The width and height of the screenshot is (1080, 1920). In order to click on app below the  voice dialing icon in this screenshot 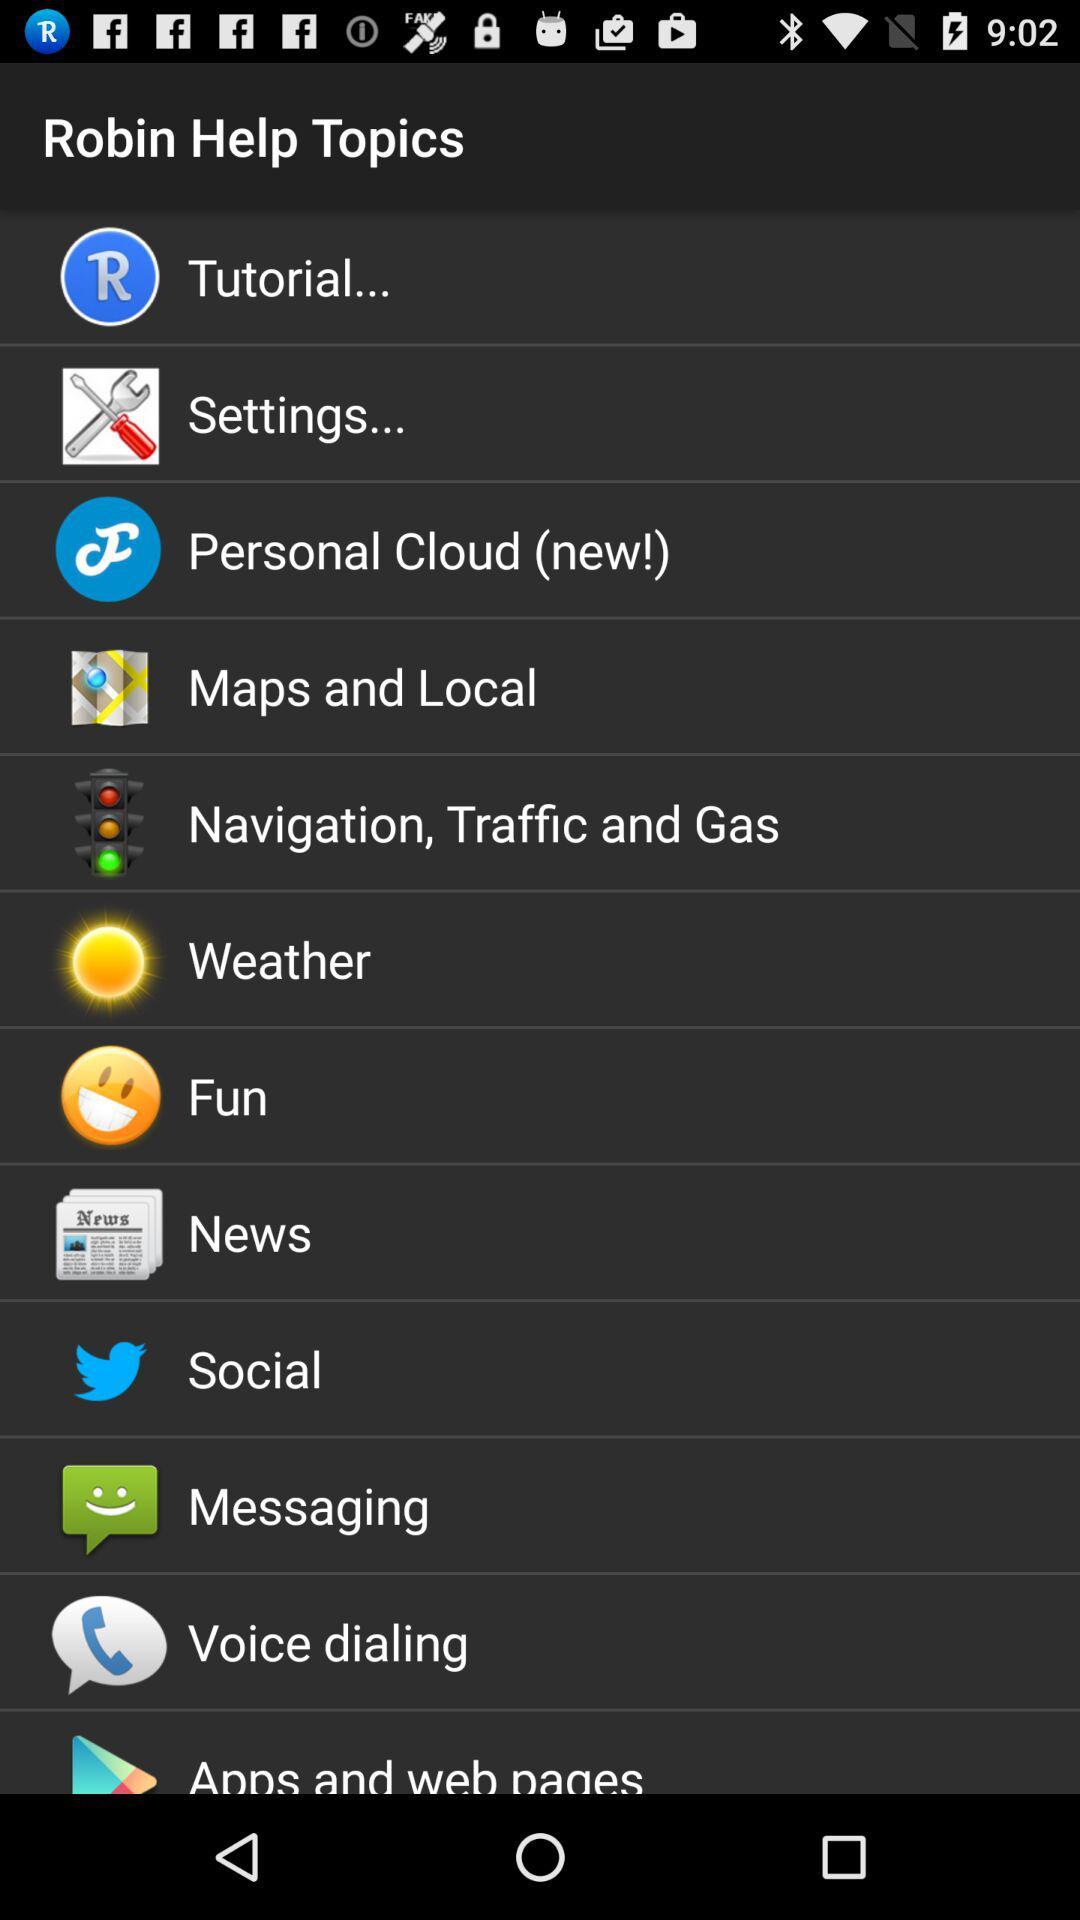, I will do `click(540, 1751)`.